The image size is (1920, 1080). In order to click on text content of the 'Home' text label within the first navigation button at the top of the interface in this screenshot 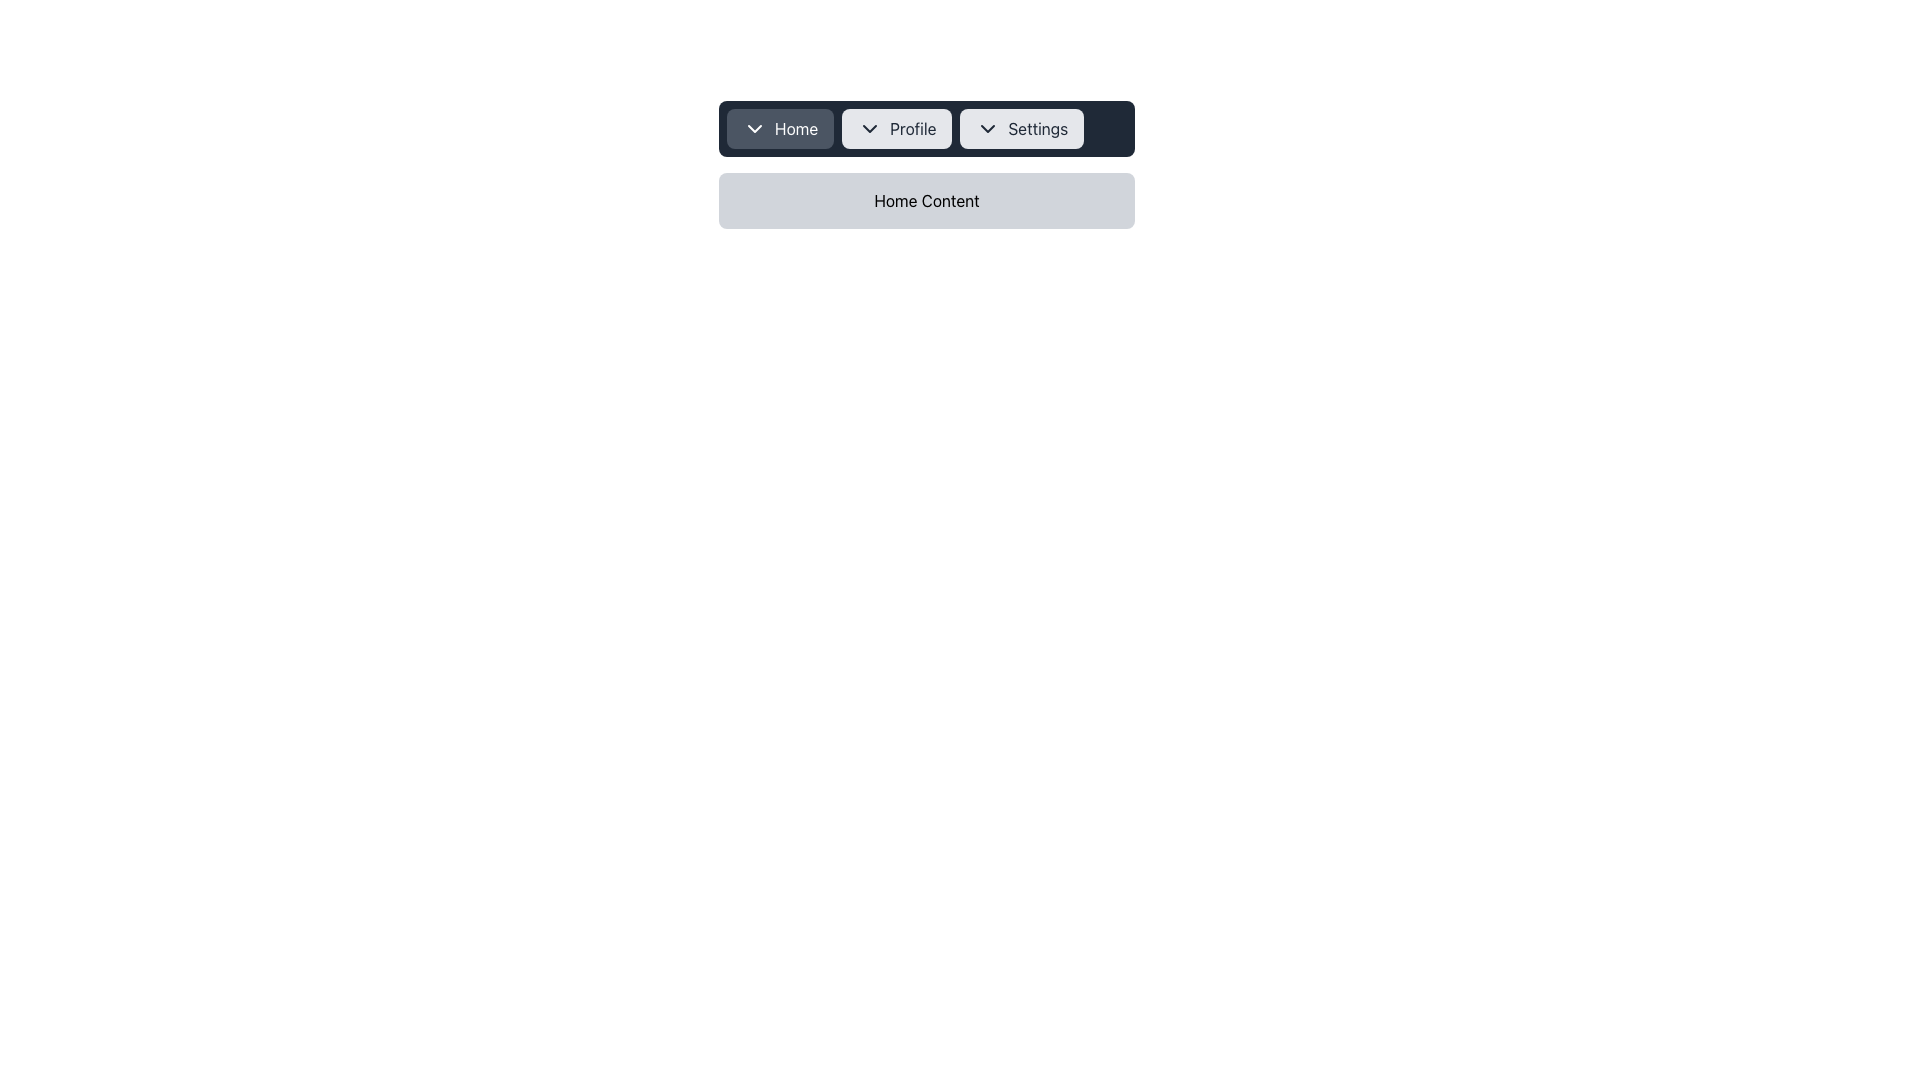, I will do `click(795, 128)`.